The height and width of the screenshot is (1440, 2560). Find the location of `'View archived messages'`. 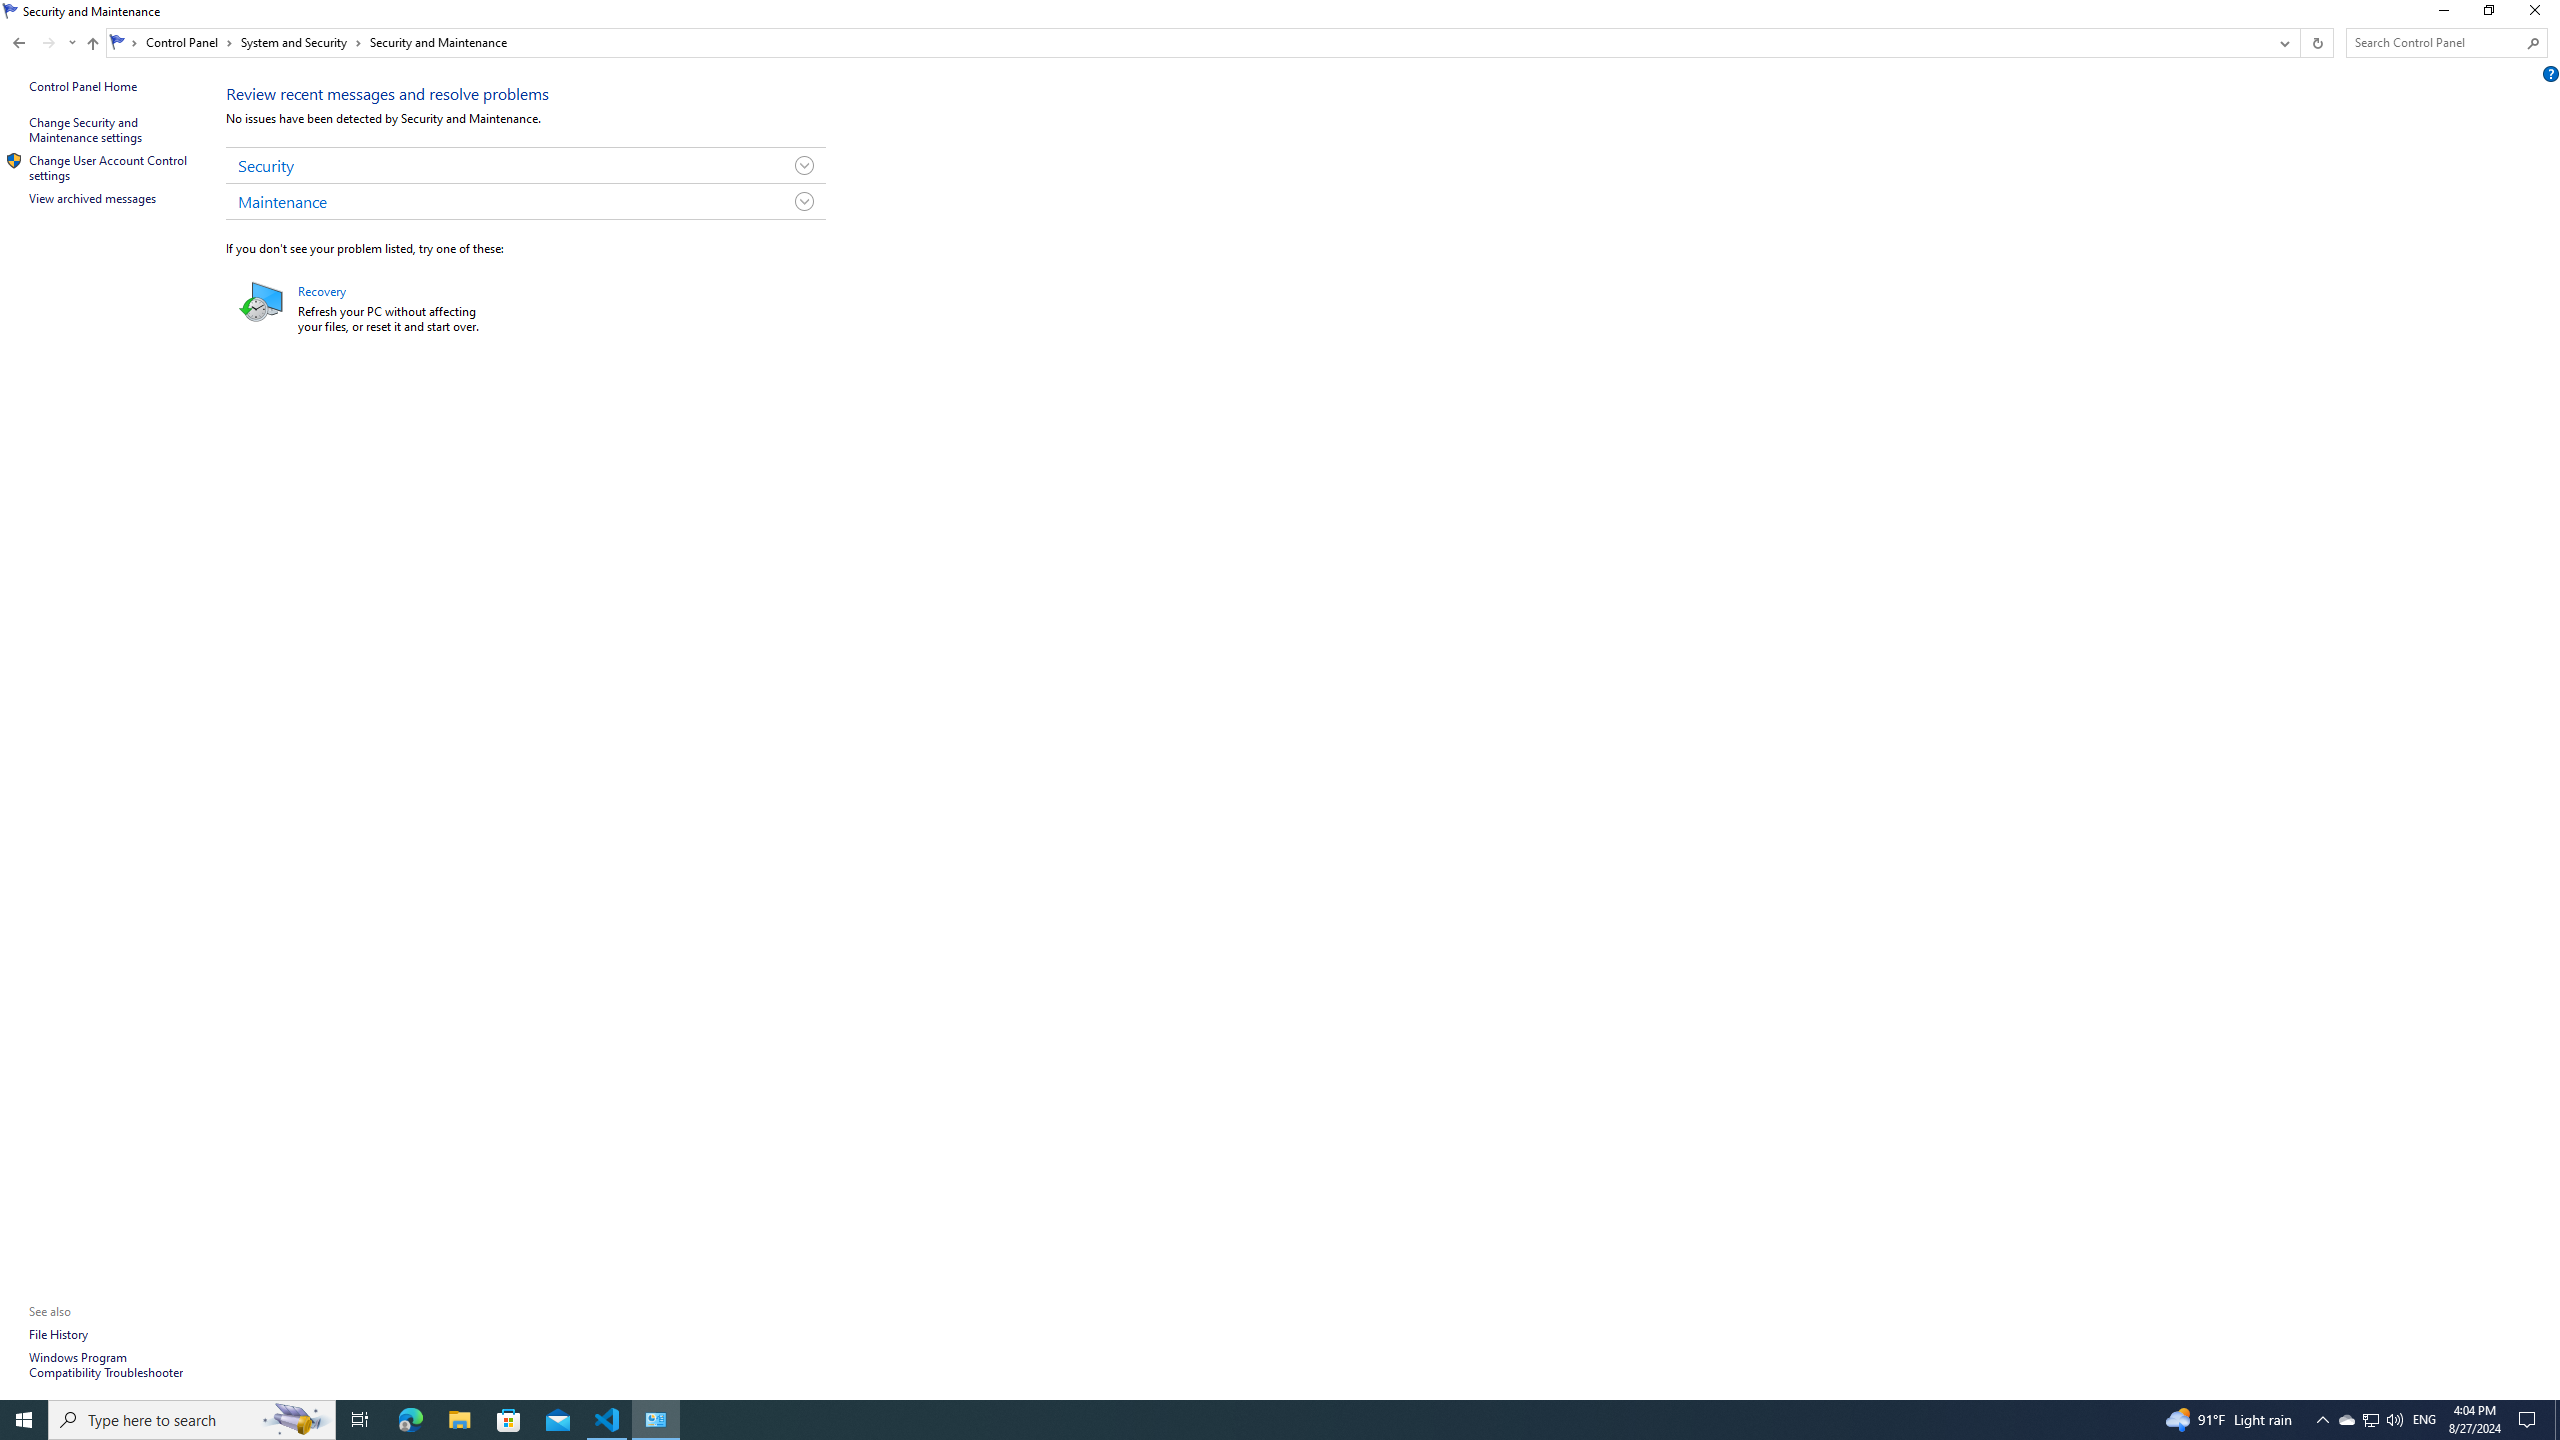

'View archived messages' is located at coordinates (93, 198).